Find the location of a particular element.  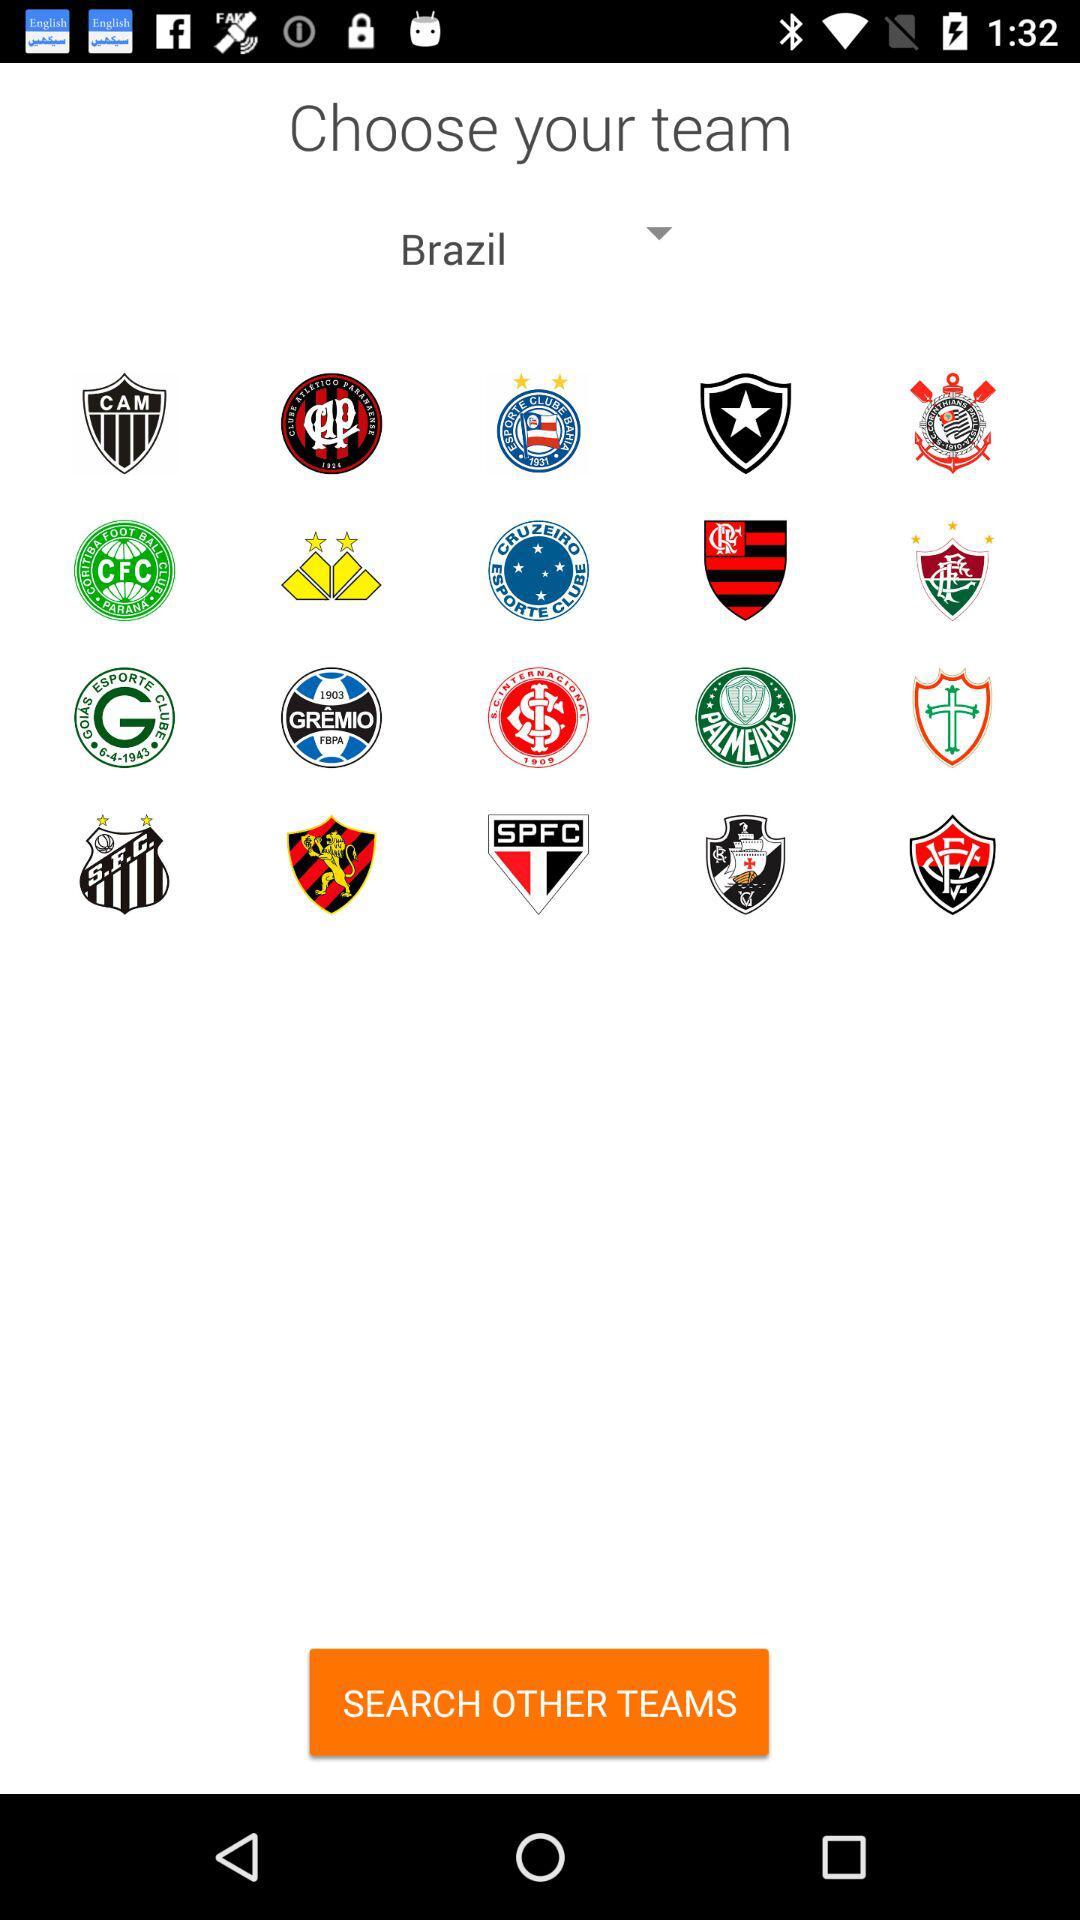

pick this team is located at coordinates (951, 569).